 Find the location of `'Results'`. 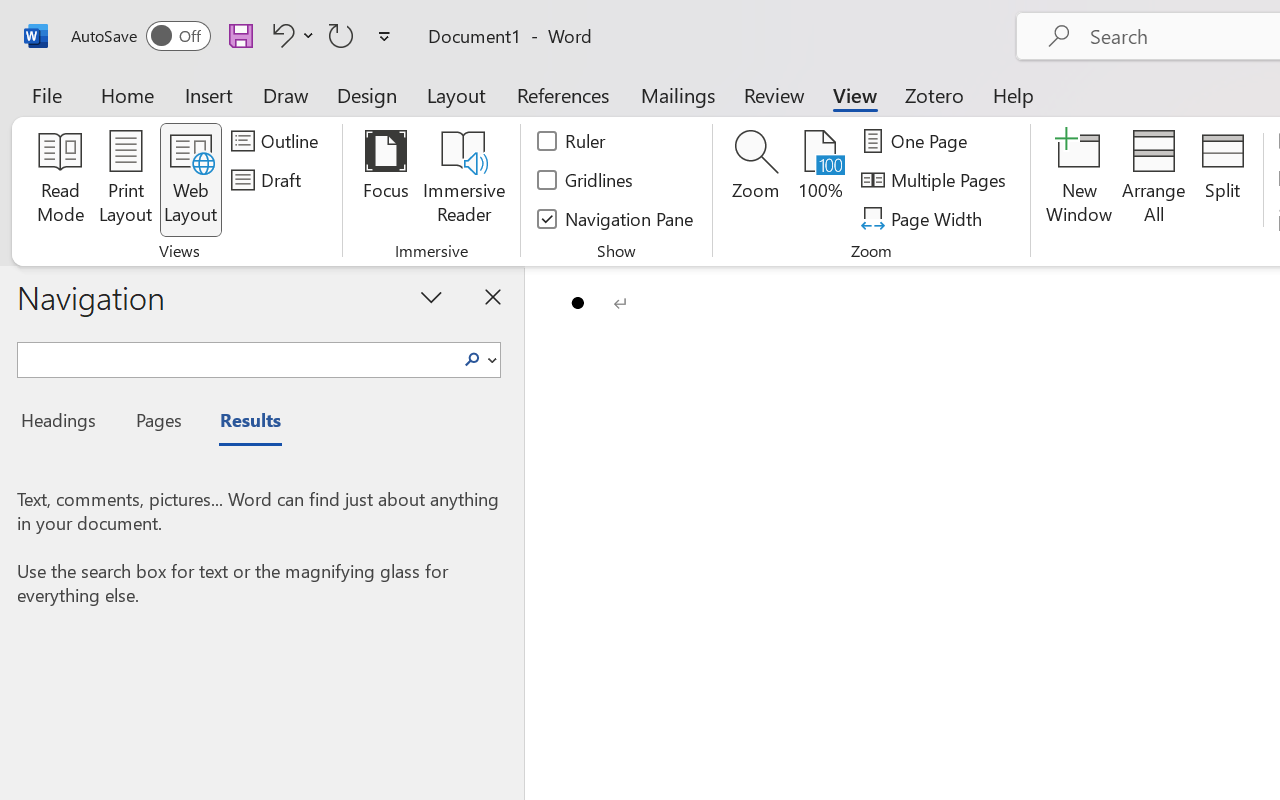

'Results' is located at coordinates (240, 423).